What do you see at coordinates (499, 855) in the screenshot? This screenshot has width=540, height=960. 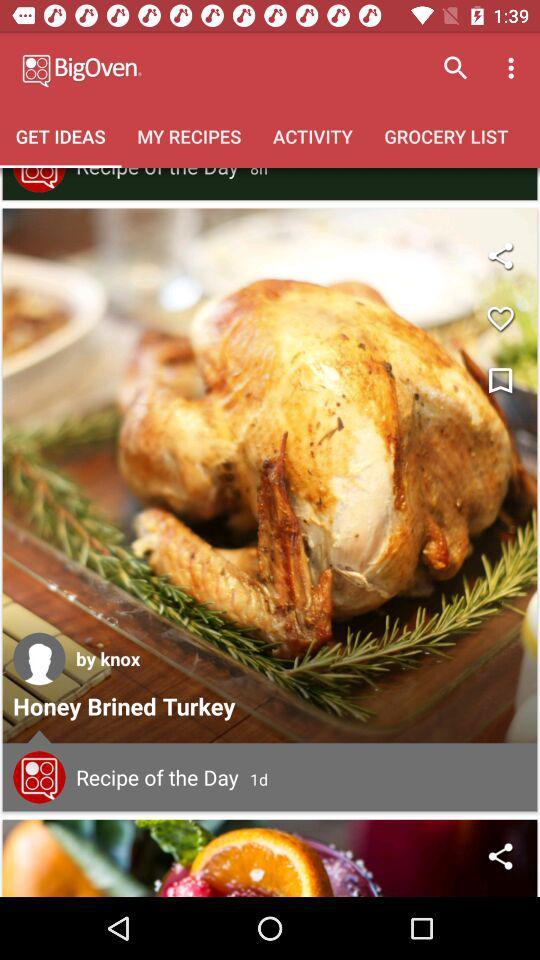 I see `share` at bounding box center [499, 855].